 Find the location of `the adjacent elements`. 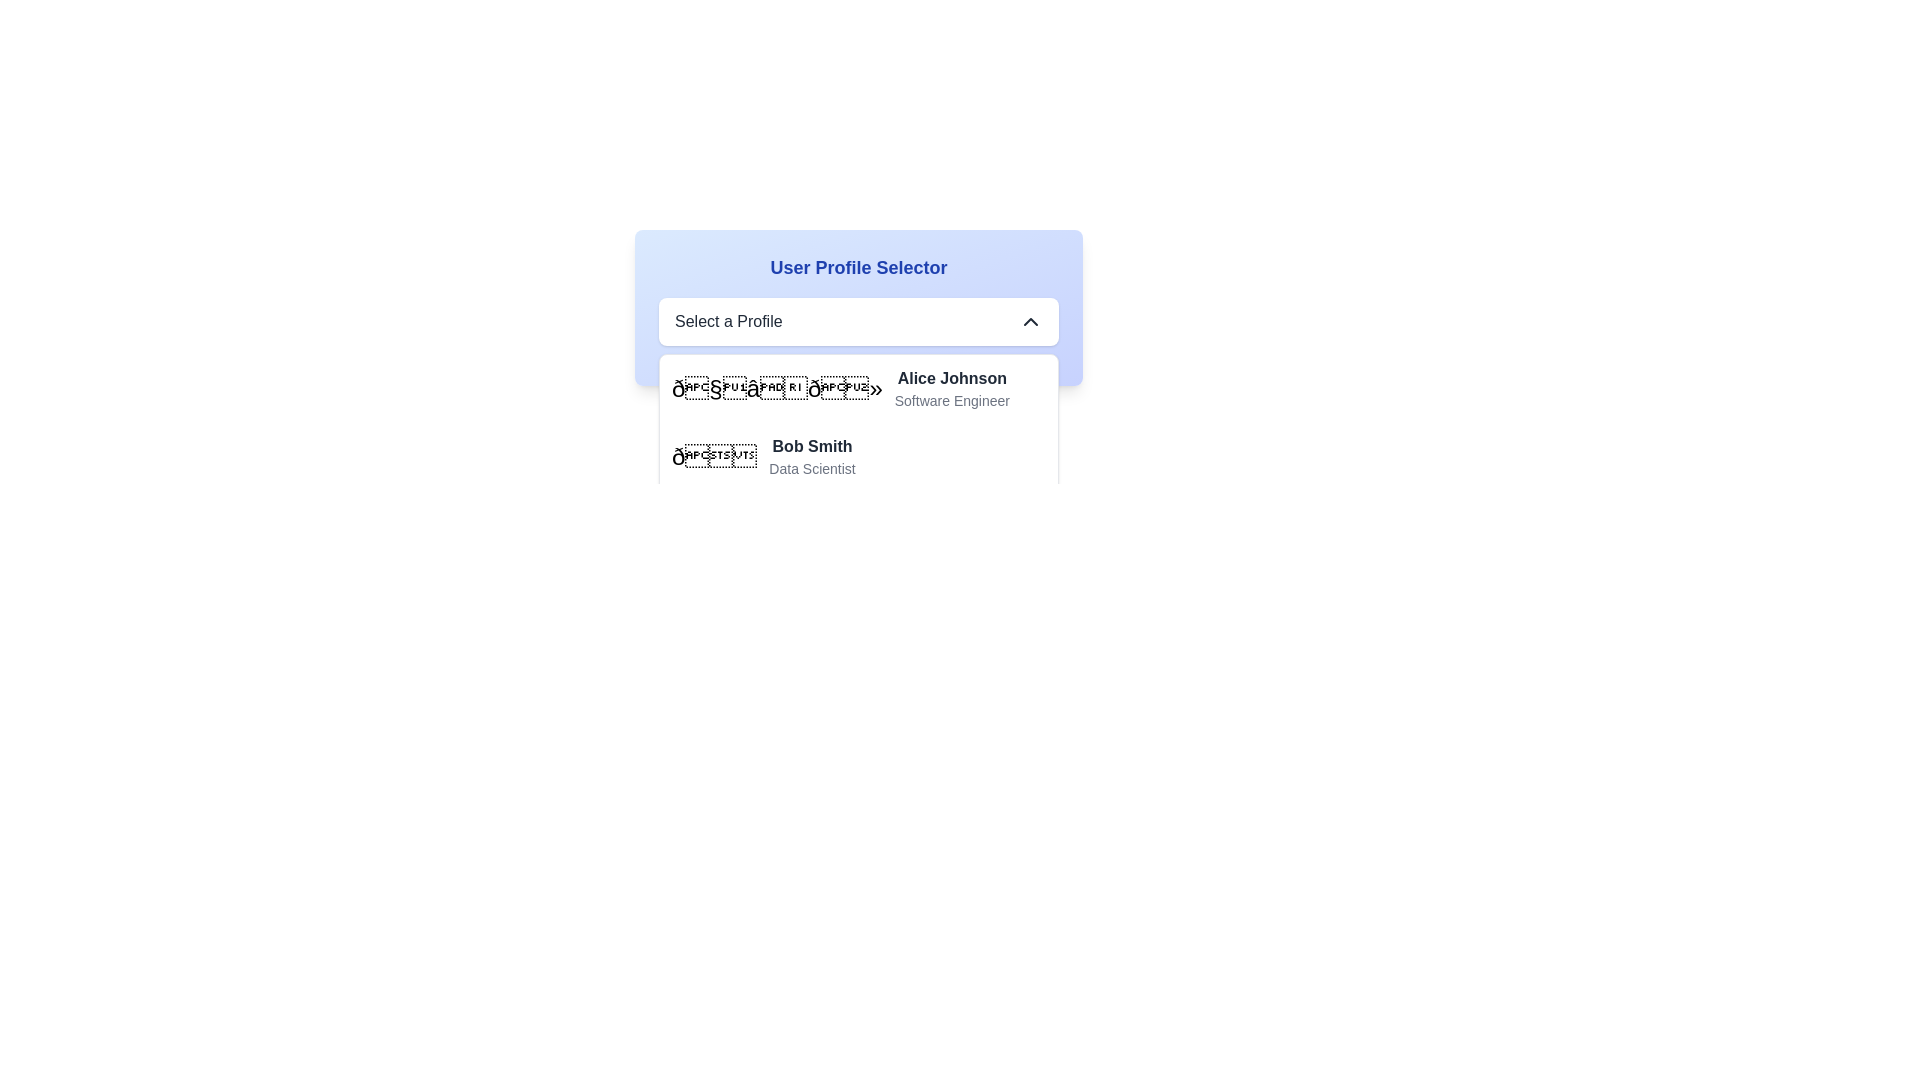

the adjacent elements is located at coordinates (951, 401).